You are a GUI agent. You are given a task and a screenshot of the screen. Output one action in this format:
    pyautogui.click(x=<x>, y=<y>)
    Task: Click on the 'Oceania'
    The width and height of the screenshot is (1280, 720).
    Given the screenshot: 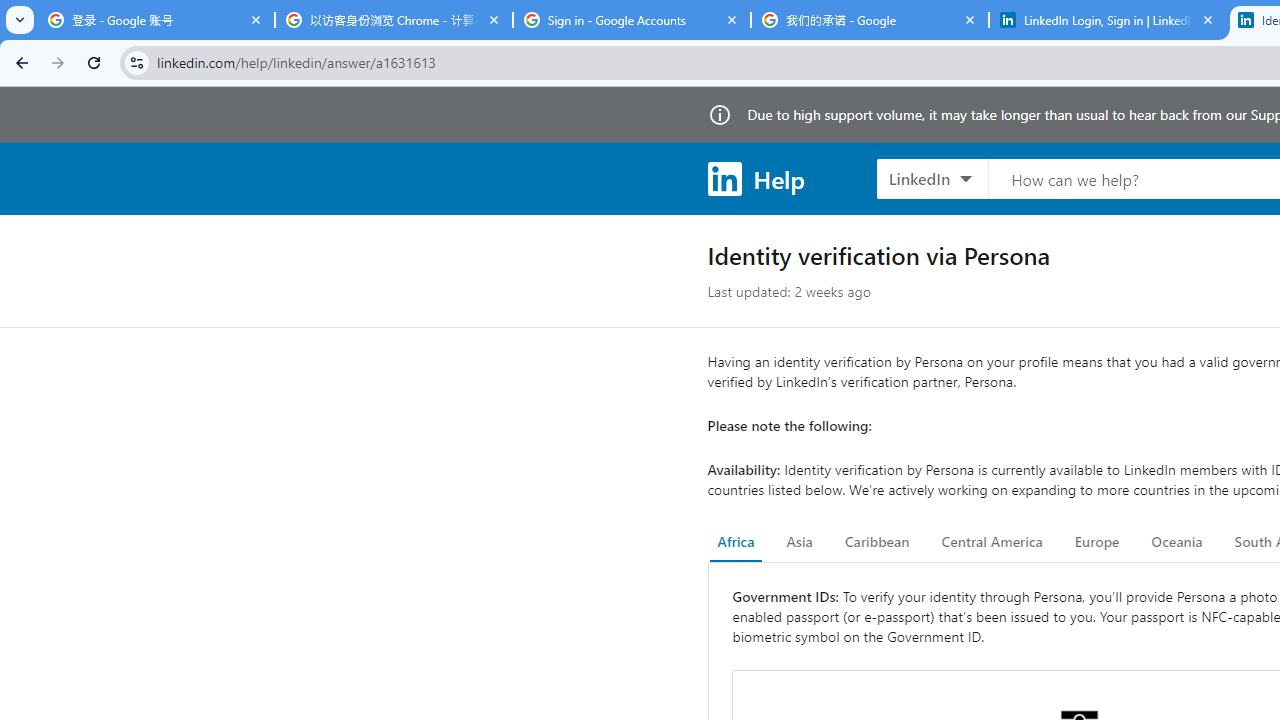 What is the action you would take?
    pyautogui.click(x=1176, y=542)
    